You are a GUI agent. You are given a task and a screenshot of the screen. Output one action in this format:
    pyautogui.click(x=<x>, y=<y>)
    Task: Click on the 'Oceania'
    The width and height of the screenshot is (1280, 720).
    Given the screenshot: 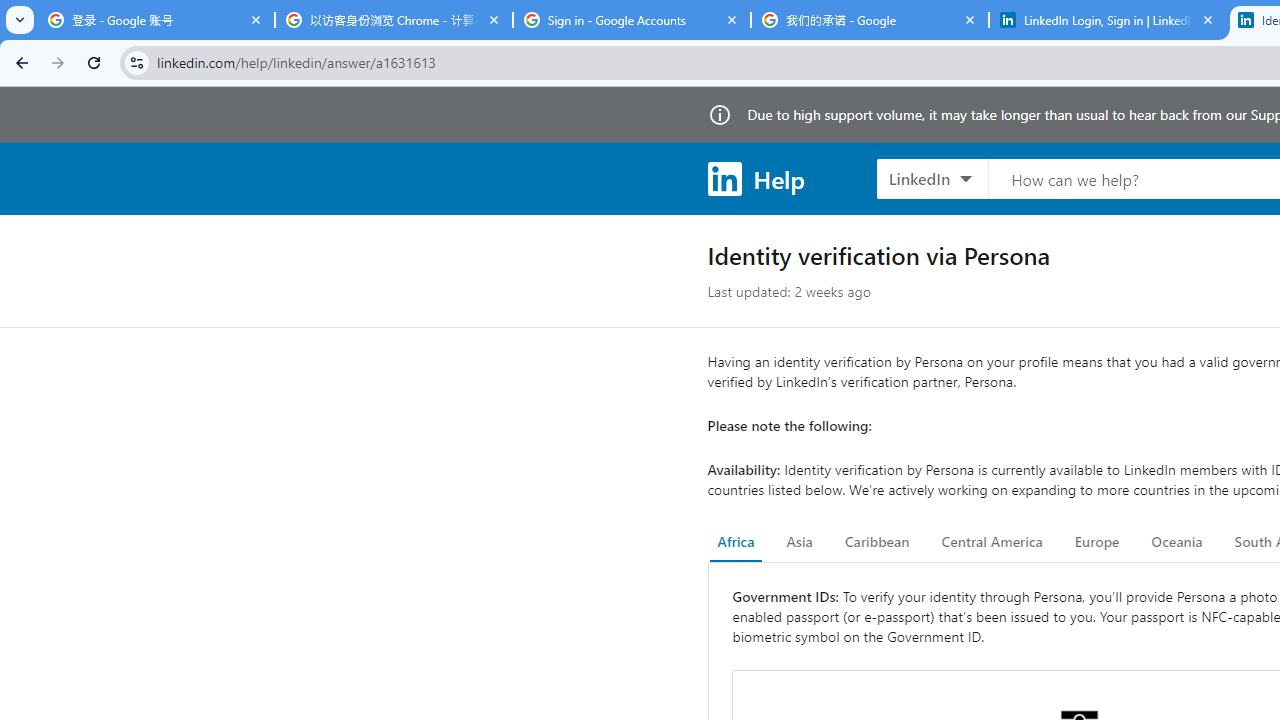 What is the action you would take?
    pyautogui.click(x=1176, y=542)
    